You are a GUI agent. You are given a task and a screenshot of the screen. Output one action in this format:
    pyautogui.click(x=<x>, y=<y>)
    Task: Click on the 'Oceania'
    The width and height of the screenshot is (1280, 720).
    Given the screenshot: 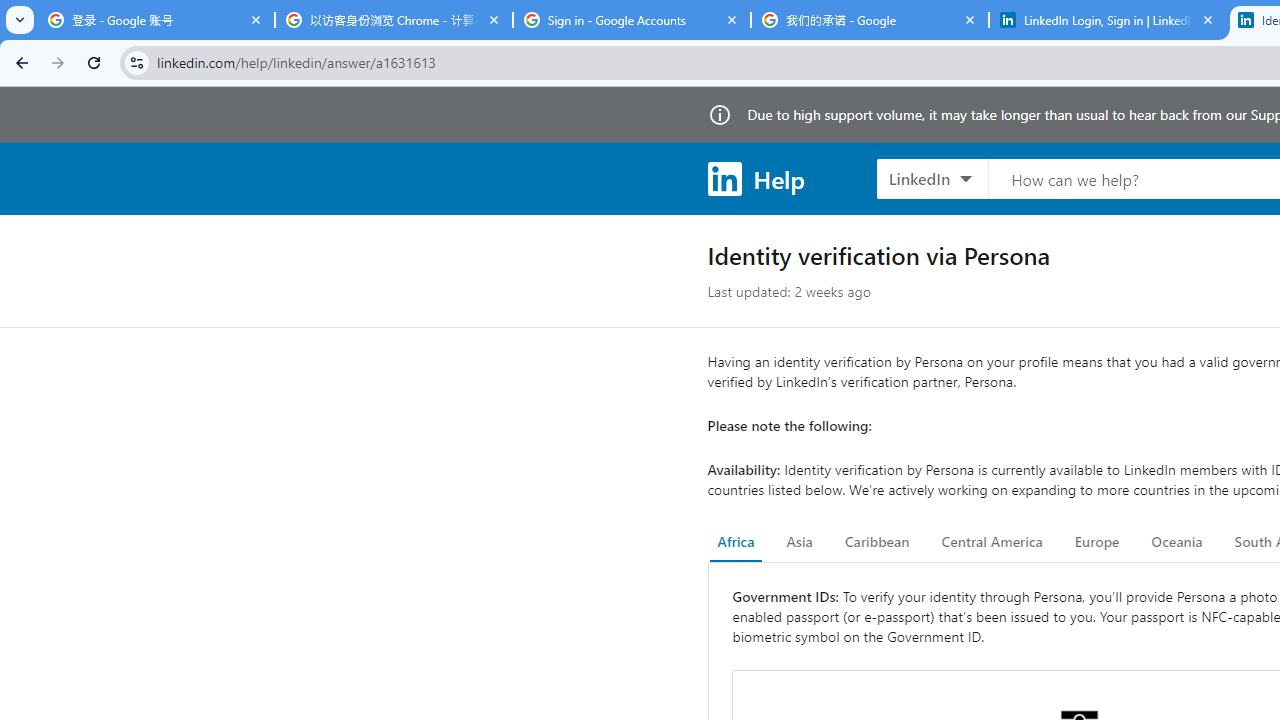 What is the action you would take?
    pyautogui.click(x=1176, y=542)
    